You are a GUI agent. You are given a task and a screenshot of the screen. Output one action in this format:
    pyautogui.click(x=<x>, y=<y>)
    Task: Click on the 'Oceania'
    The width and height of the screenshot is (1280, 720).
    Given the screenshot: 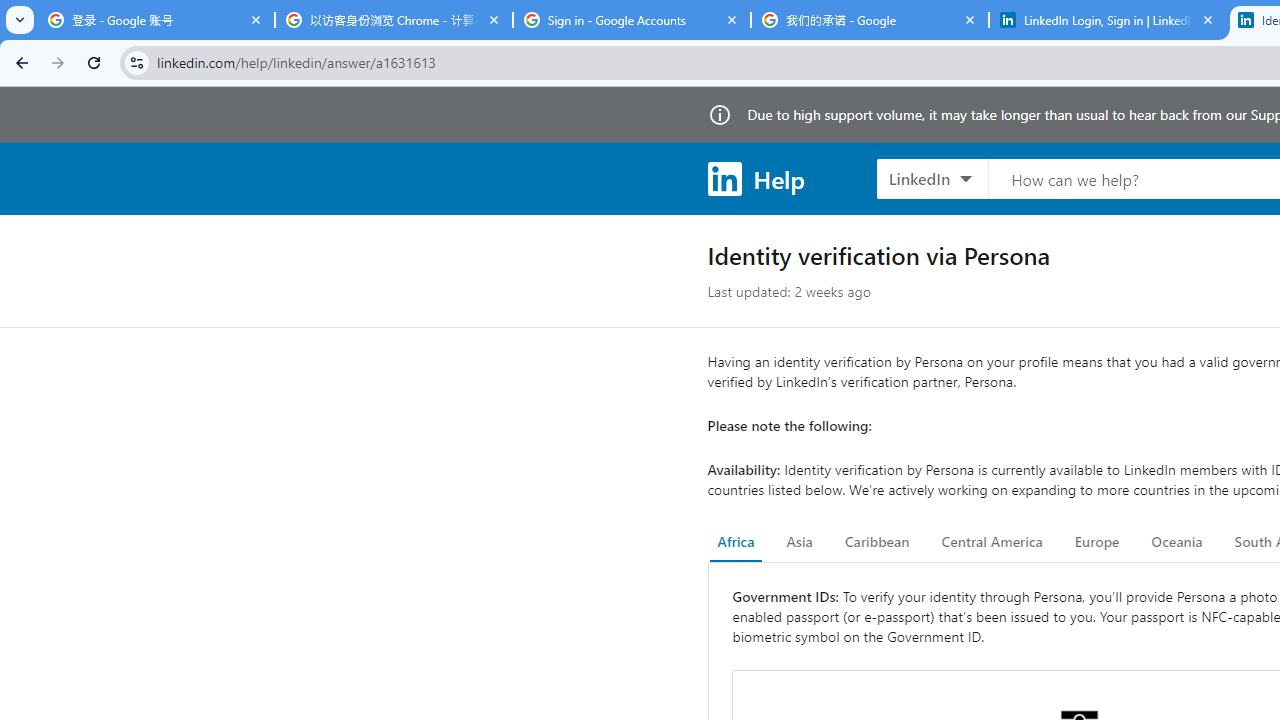 What is the action you would take?
    pyautogui.click(x=1176, y=542)
    